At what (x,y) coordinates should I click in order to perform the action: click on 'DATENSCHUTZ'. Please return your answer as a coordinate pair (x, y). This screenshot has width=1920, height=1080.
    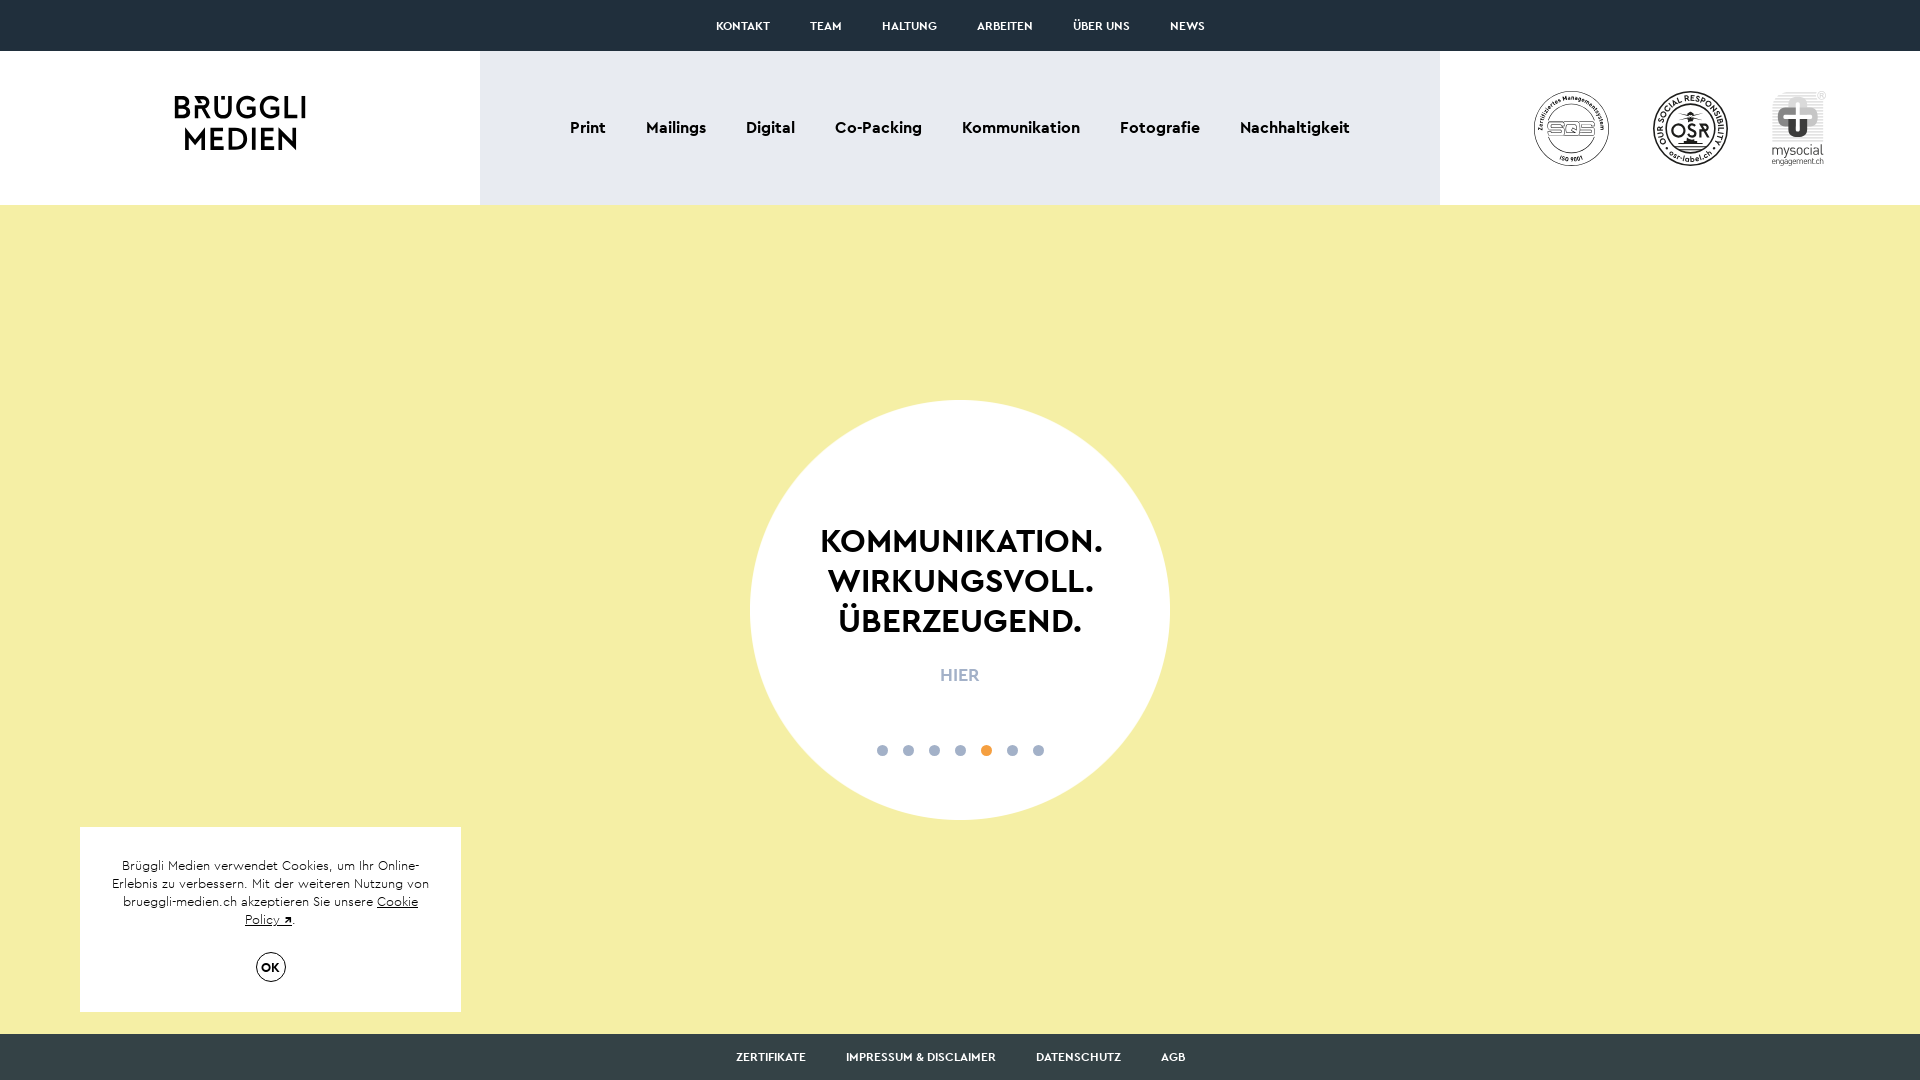
    Looking at the image, I should click on (1077, 1055).